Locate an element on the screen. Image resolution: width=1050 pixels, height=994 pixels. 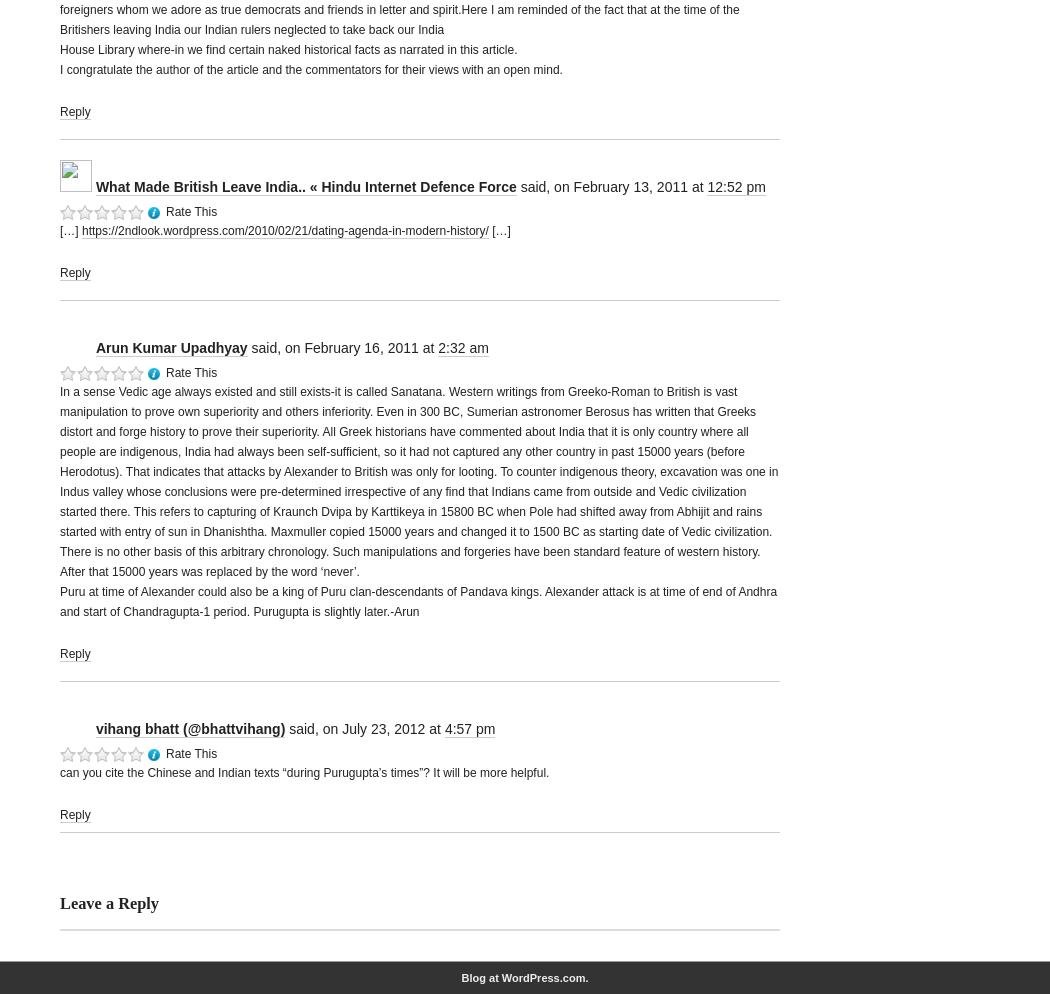
'https://2ndlook.wordpress.com/2010/02/21/dating-agenda-in-modern-history/' is located at coordinates (283, 231).